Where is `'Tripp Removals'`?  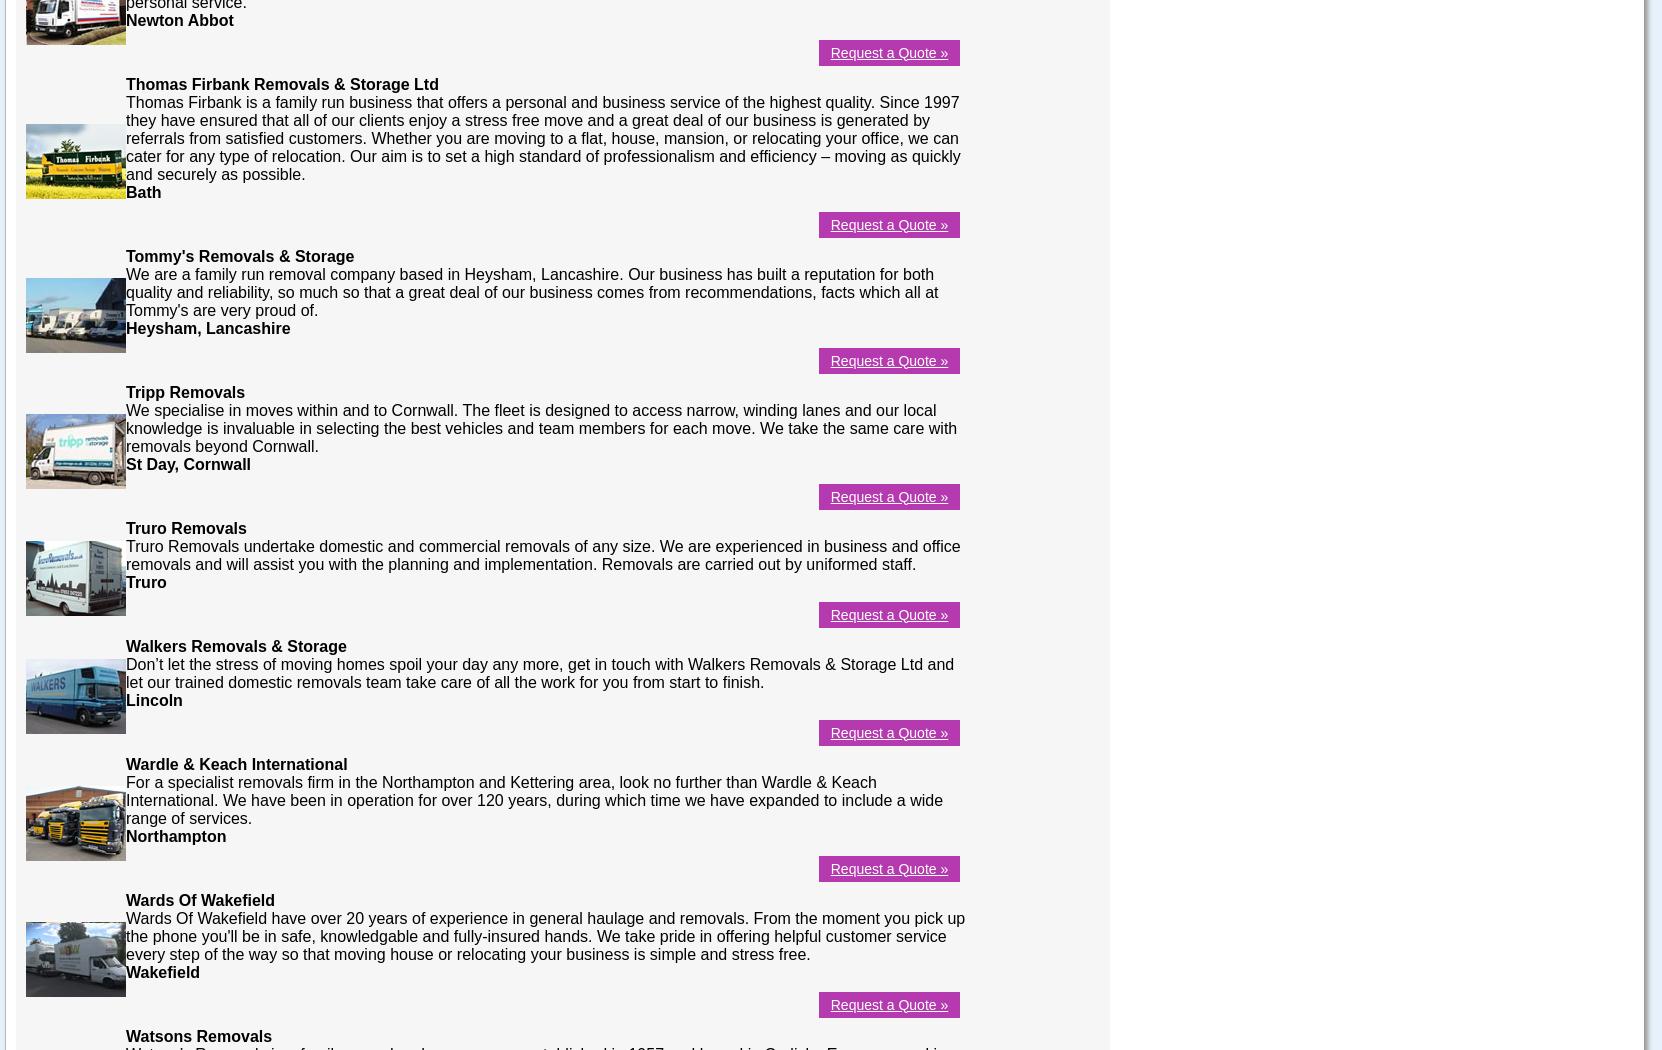
'Tripp Removals' is located at coordinates (184, 391).